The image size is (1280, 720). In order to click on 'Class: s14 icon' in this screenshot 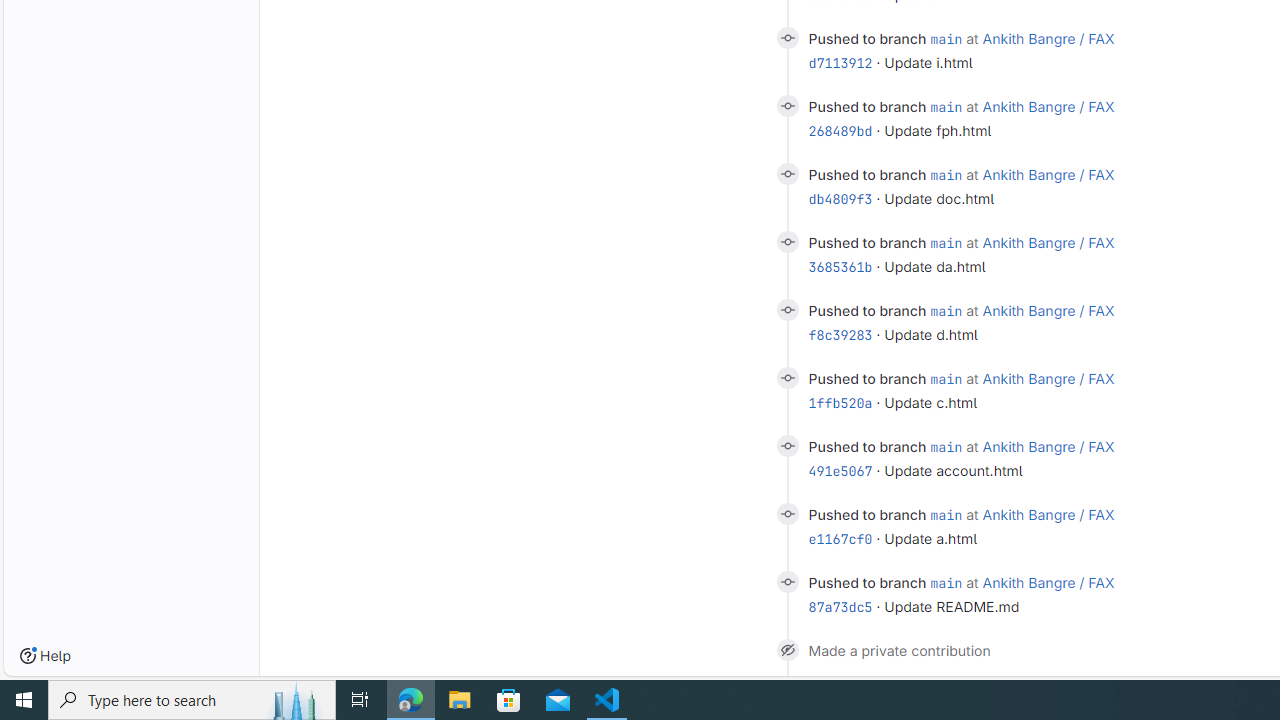, I will do `click(786, 649)`.